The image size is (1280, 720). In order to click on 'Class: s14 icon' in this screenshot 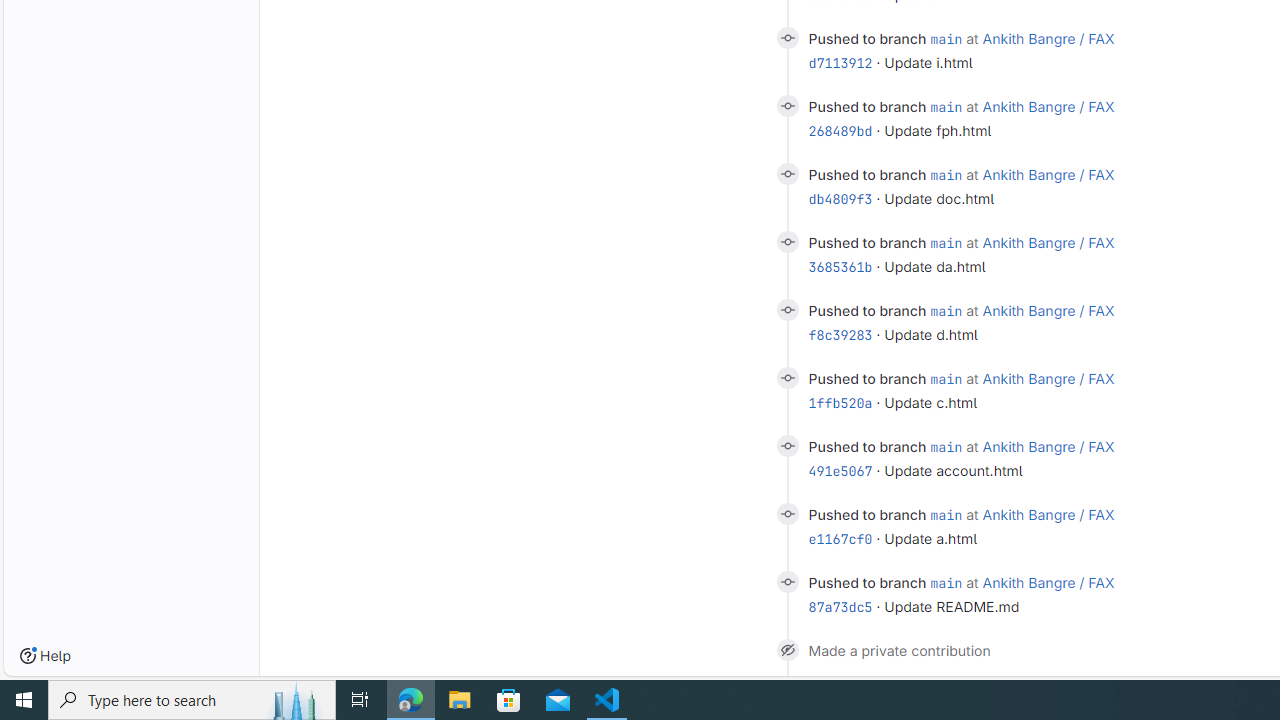, I will do `click(786, 649)`.